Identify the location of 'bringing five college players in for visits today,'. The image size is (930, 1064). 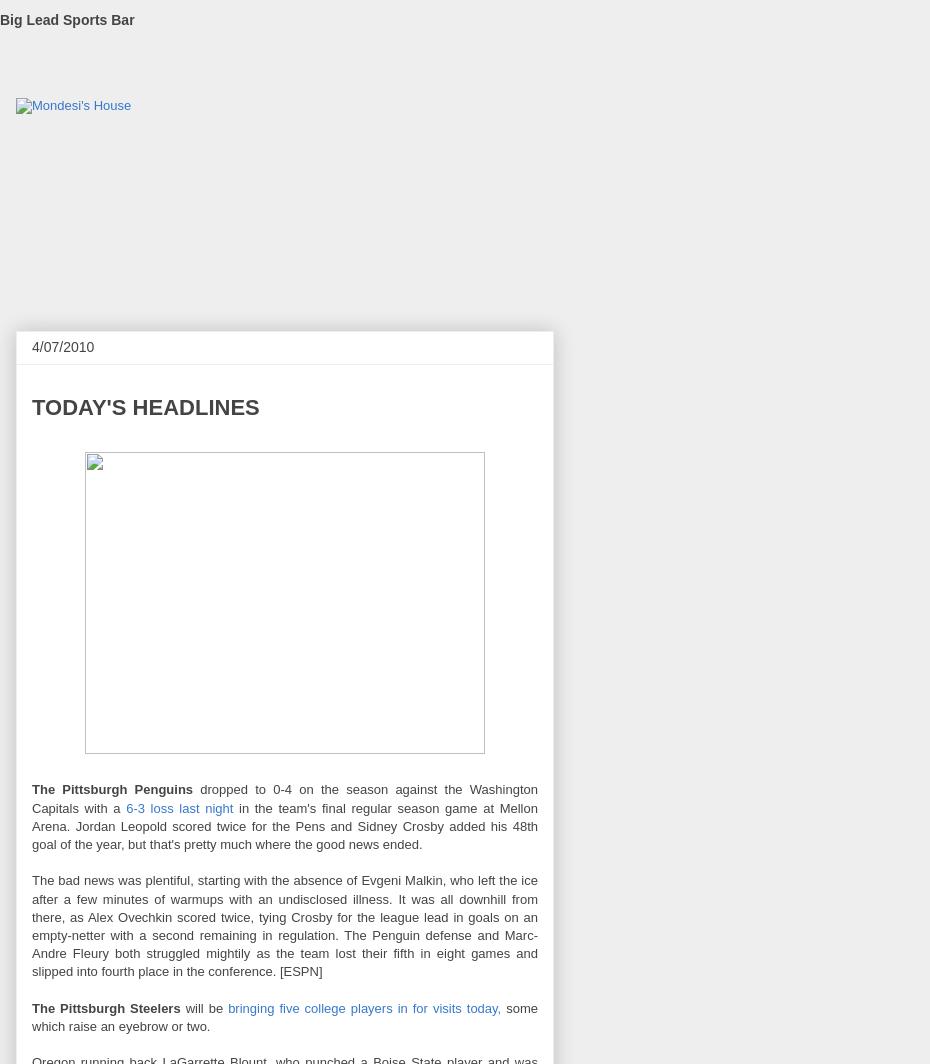
(363, 1007).